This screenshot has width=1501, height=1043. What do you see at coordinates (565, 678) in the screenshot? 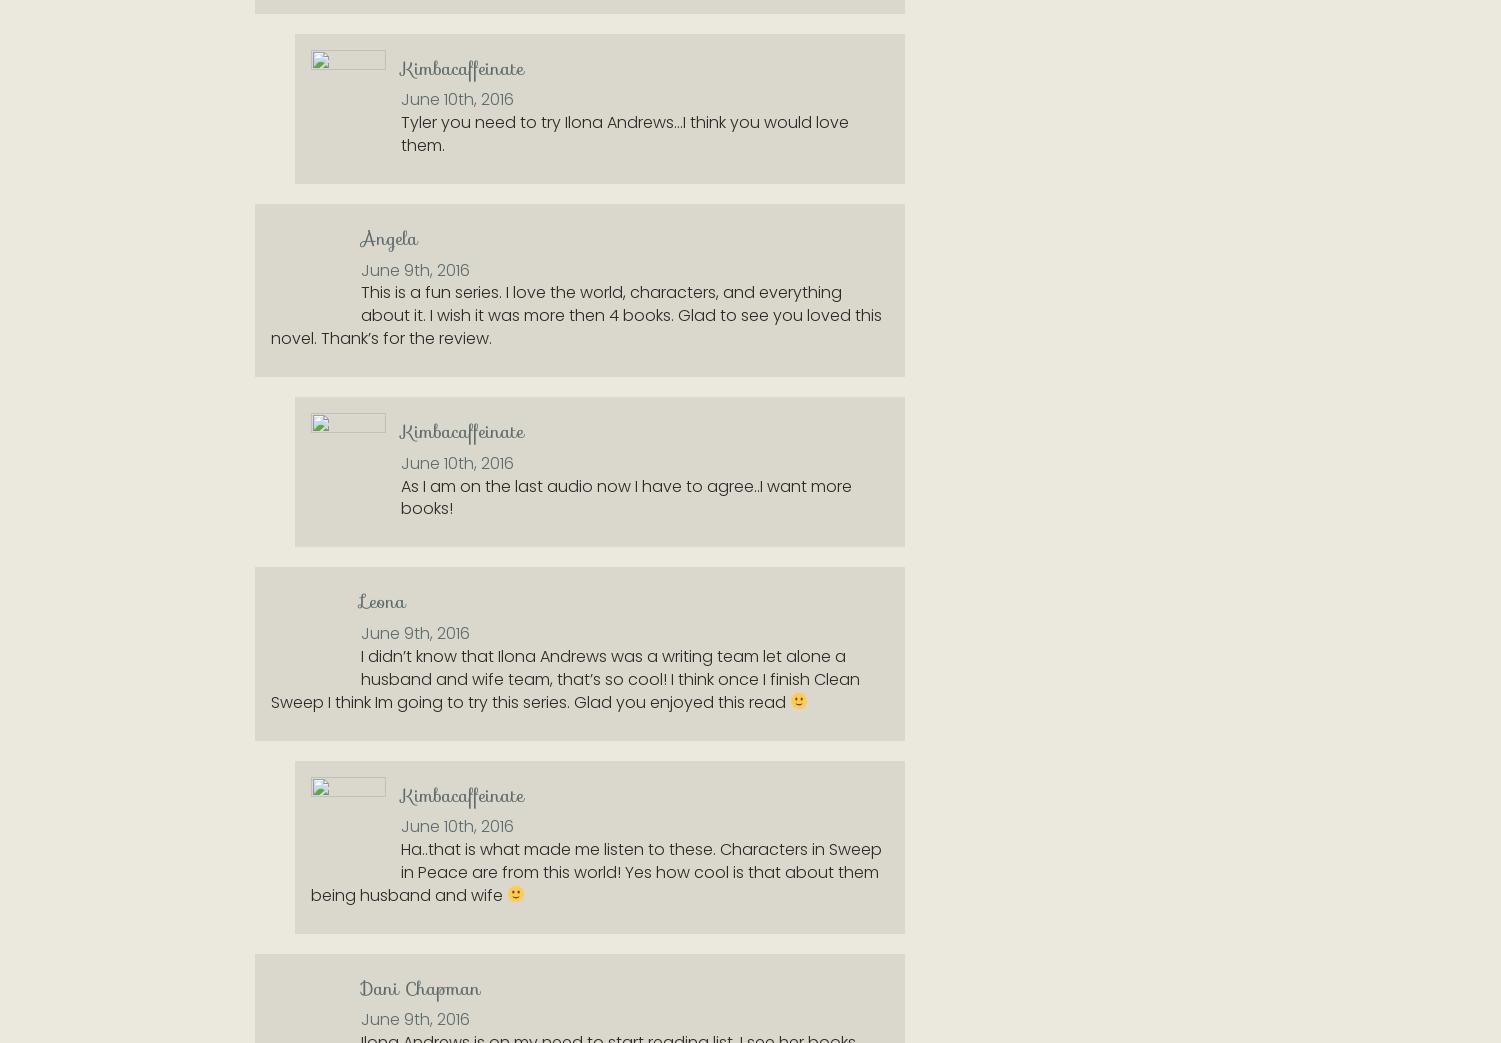
I see `'I didn’t know that Ilona Andrews was a writing team let alone a husband and wife team, that’s so cool! I think once I finish Clean Sweep I think Im going to try this series. Glad you enjoyed this read'` at bounding box center [565, 678].